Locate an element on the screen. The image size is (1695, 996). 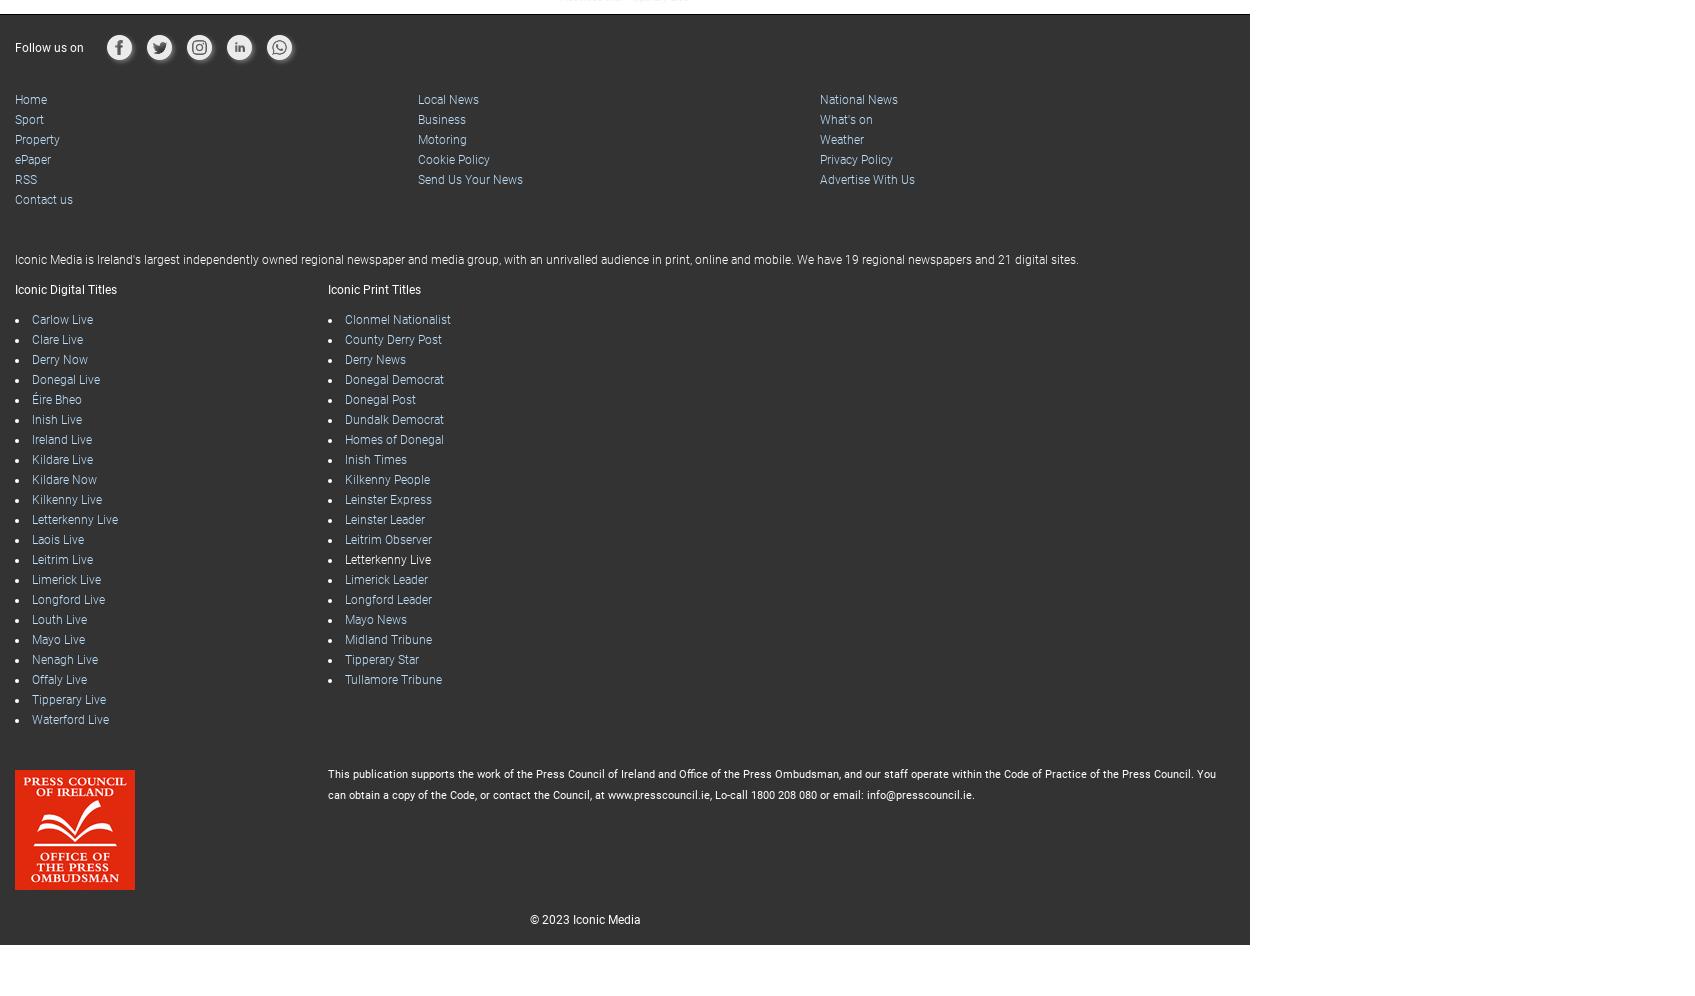
'Clonmel Nationalist' is located at coordinates (396, 319).